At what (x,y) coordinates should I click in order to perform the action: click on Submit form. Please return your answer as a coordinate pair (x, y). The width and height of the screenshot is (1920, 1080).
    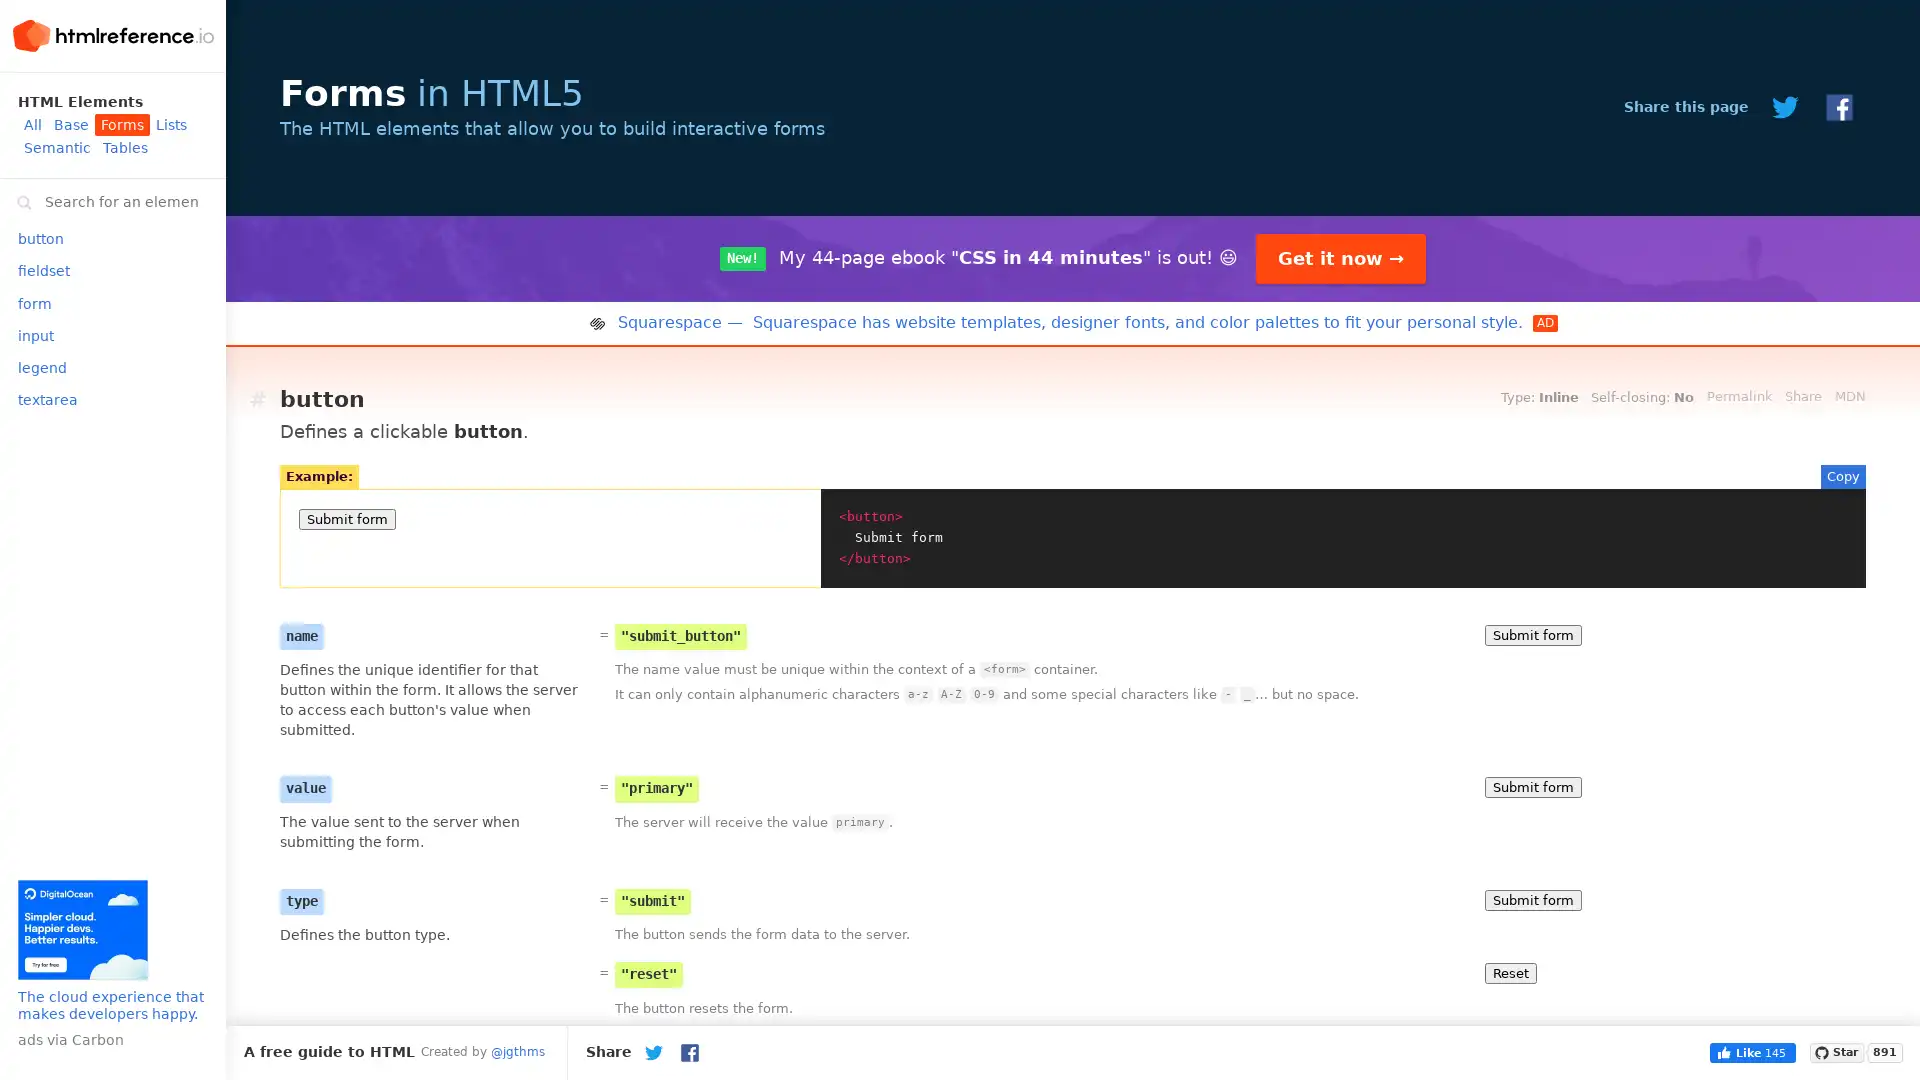
    Looking at the image, I should click on (1532, 786).